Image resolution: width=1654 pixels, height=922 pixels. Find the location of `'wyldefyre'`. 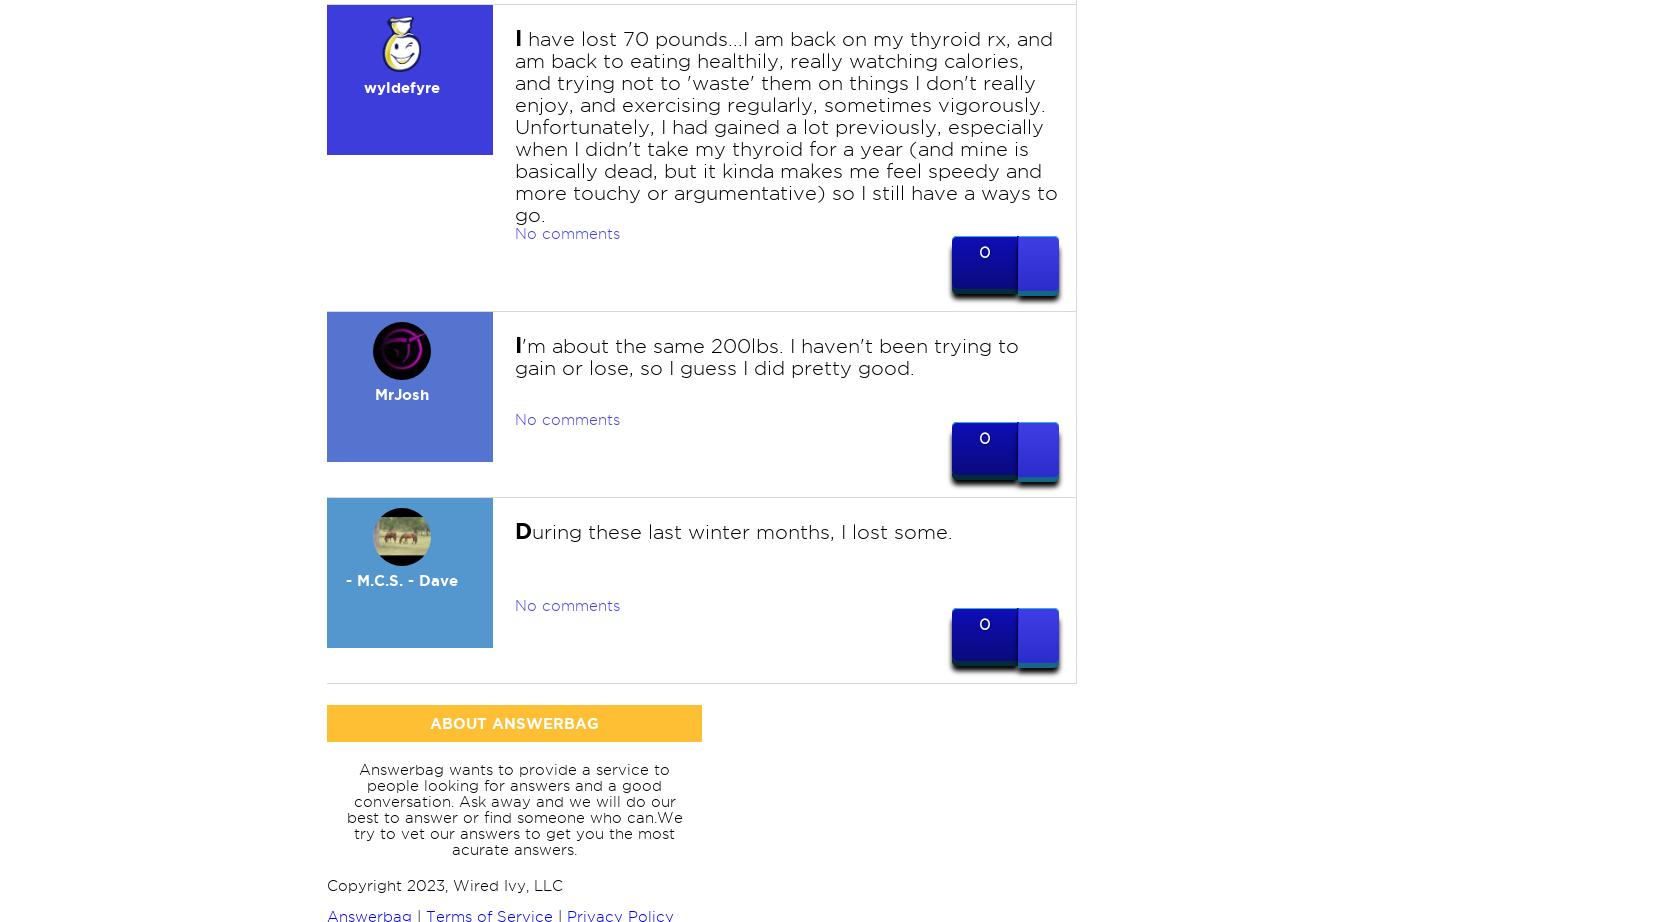

'wyldefyre' is located at coordinates (400, 87).